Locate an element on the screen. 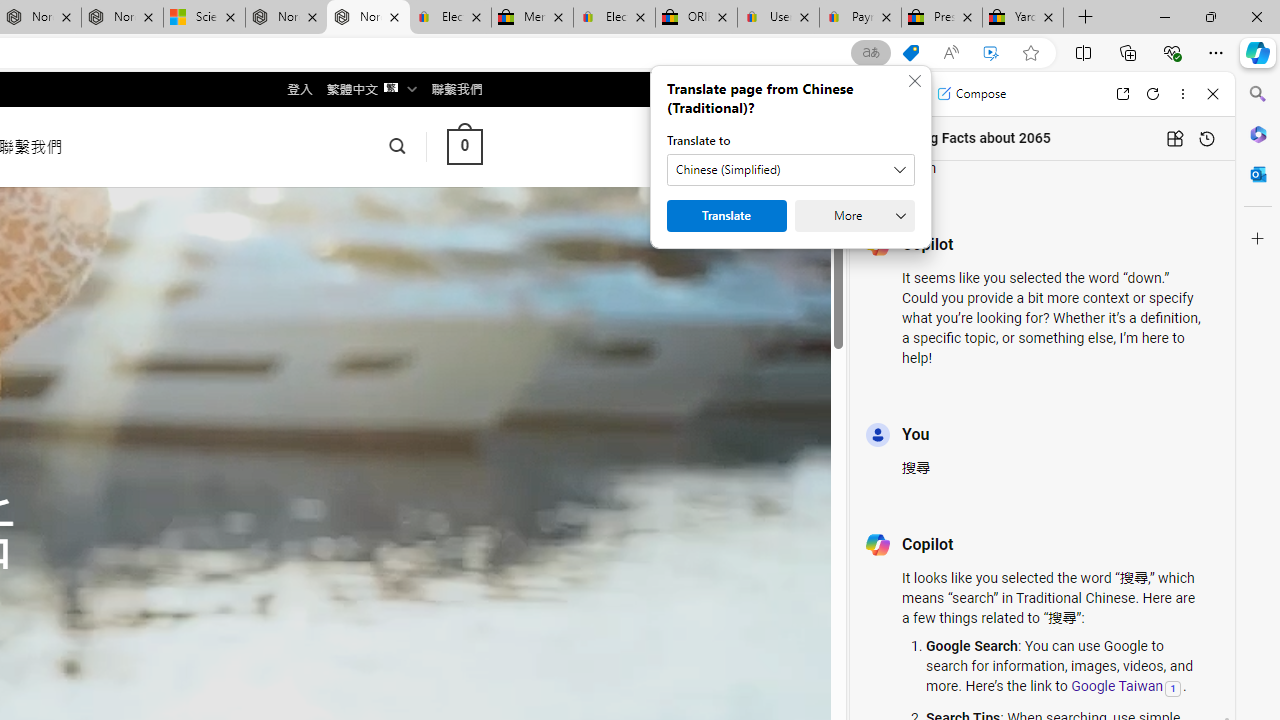 The width and height of the screenshot is (1280, 720). 'Yard, Garden & Outdoor Living' is located at coordinates (1023, 17).